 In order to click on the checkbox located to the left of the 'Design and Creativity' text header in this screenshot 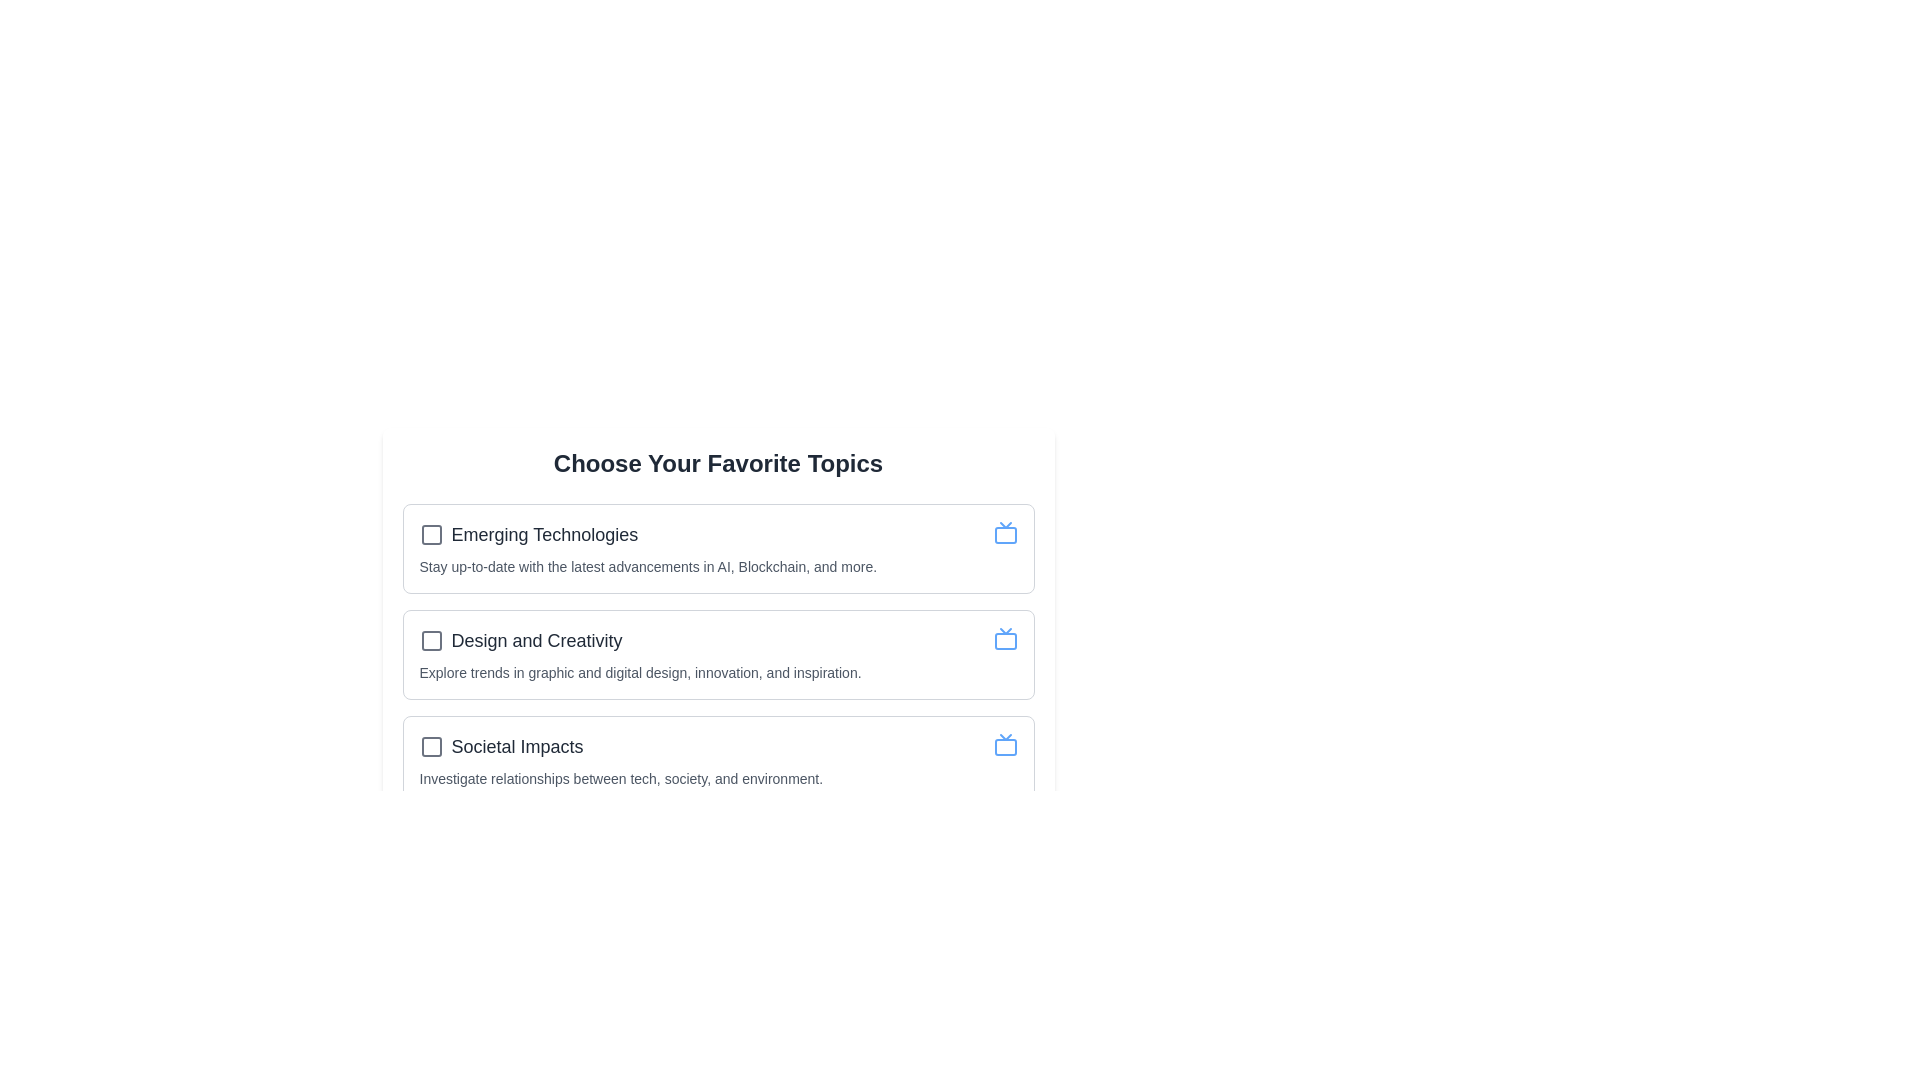, I will do `click(430, 640)`.